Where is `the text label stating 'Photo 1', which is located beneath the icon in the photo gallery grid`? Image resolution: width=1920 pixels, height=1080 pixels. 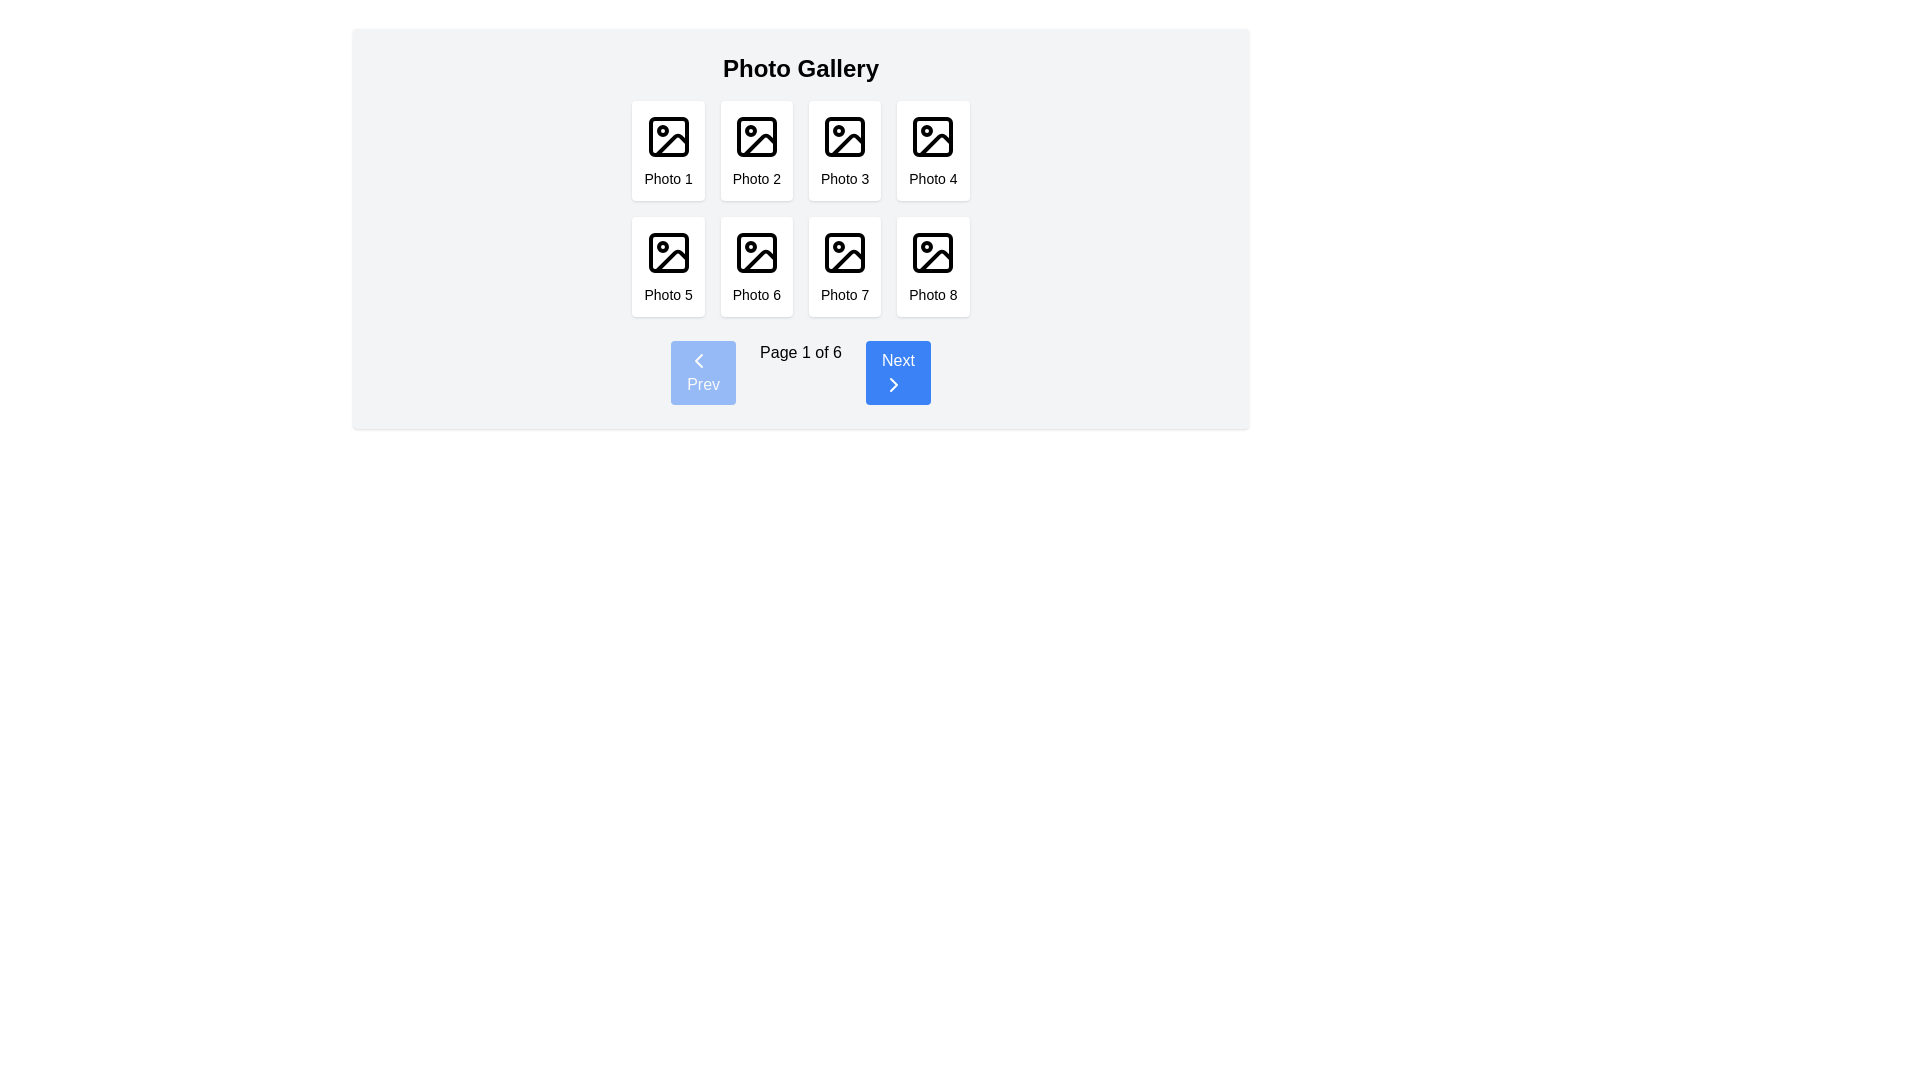
the text label stating 'Photo 1', which is located beneath the icon in the photo gallery grid is located at coordinates (668, 177).